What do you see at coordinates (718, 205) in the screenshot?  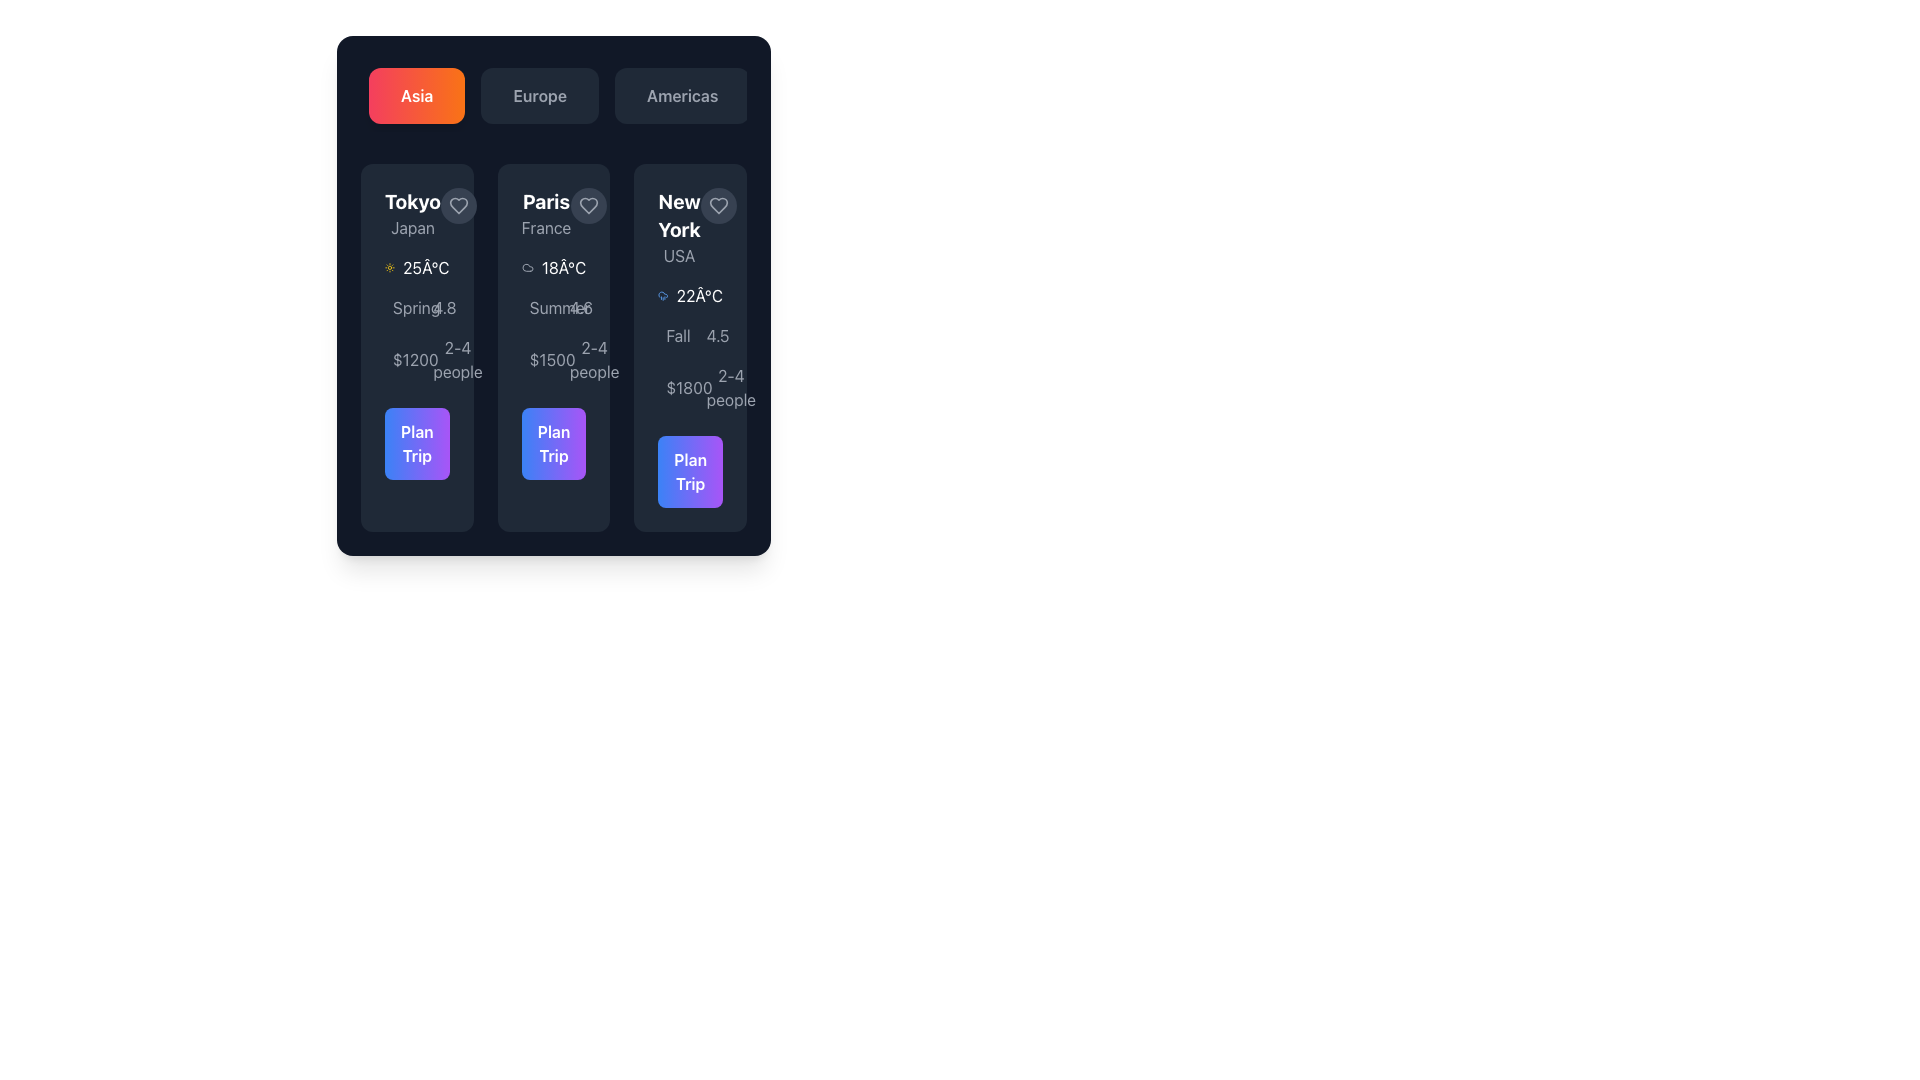 I see `the heart-shaped icon with a gray outline located at the top-right corner of the 'New York, USA' card` at bounding box center [718, 205].